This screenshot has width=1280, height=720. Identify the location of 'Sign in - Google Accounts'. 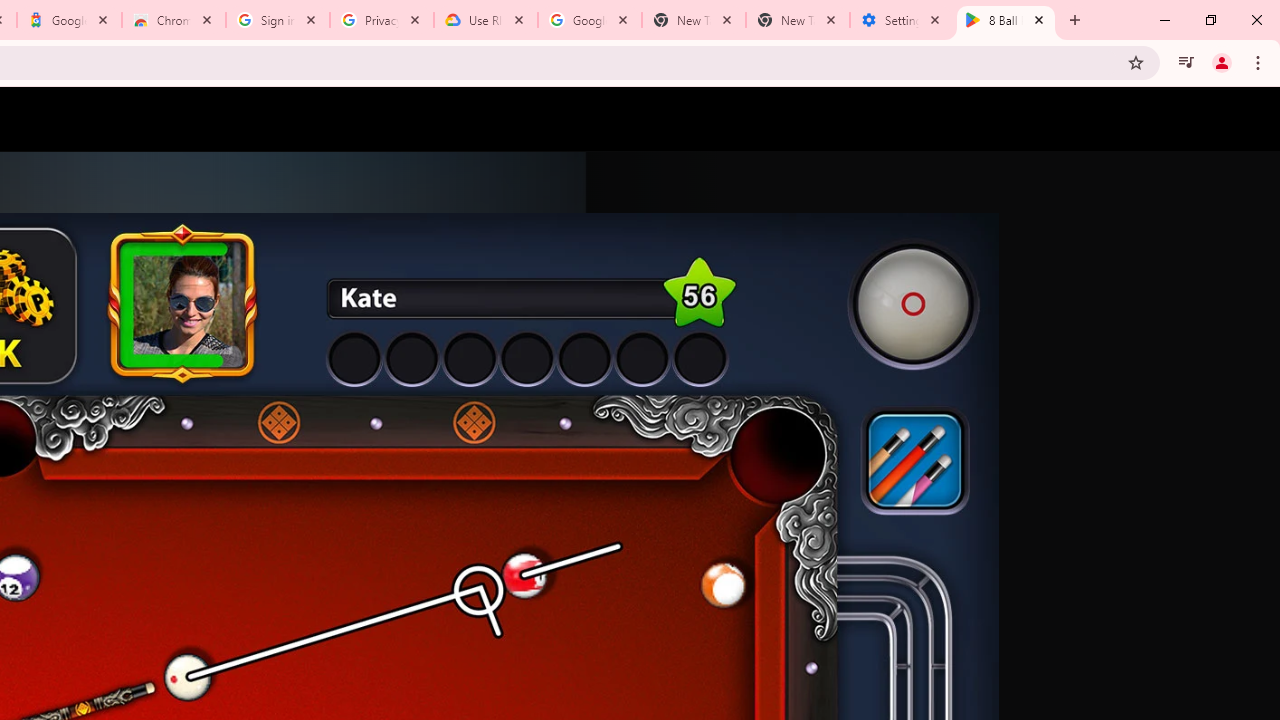
(277, 20).